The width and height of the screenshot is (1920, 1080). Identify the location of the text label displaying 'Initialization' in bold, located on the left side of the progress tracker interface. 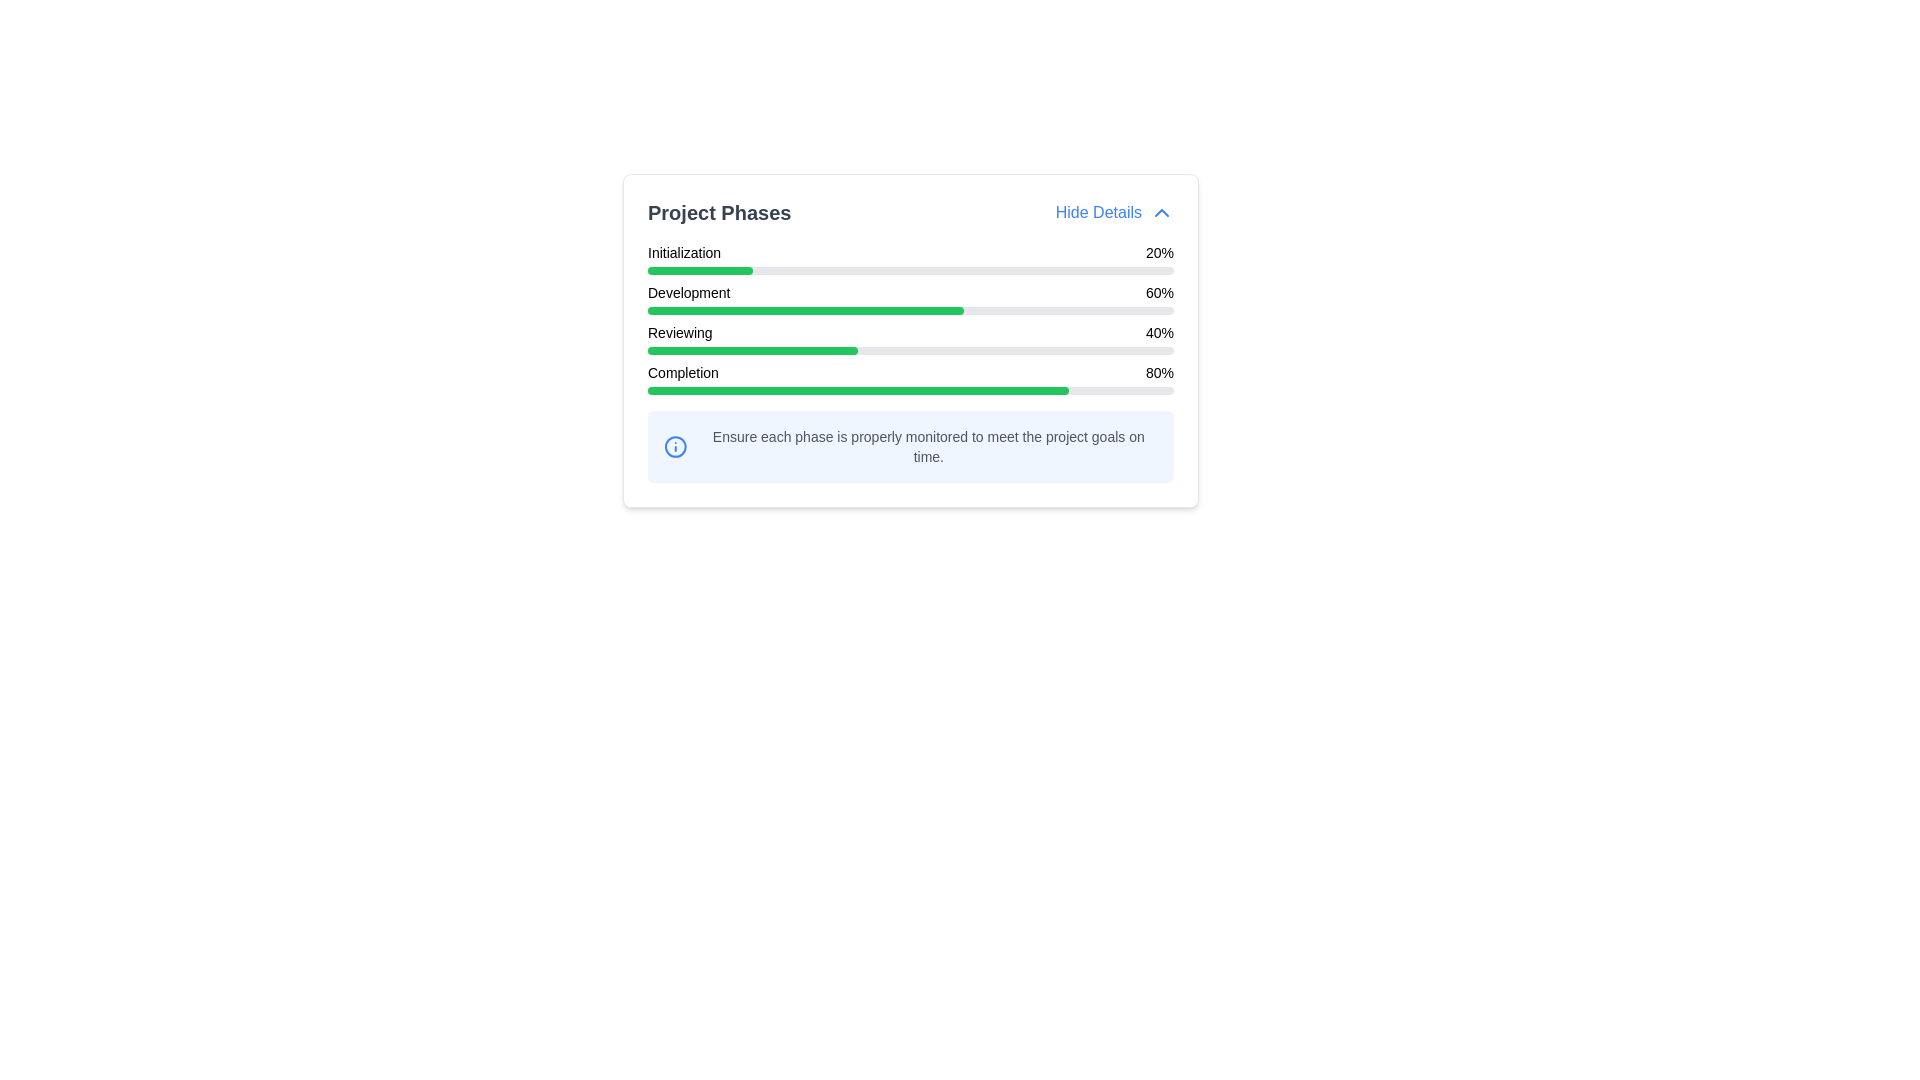
(684, 252).